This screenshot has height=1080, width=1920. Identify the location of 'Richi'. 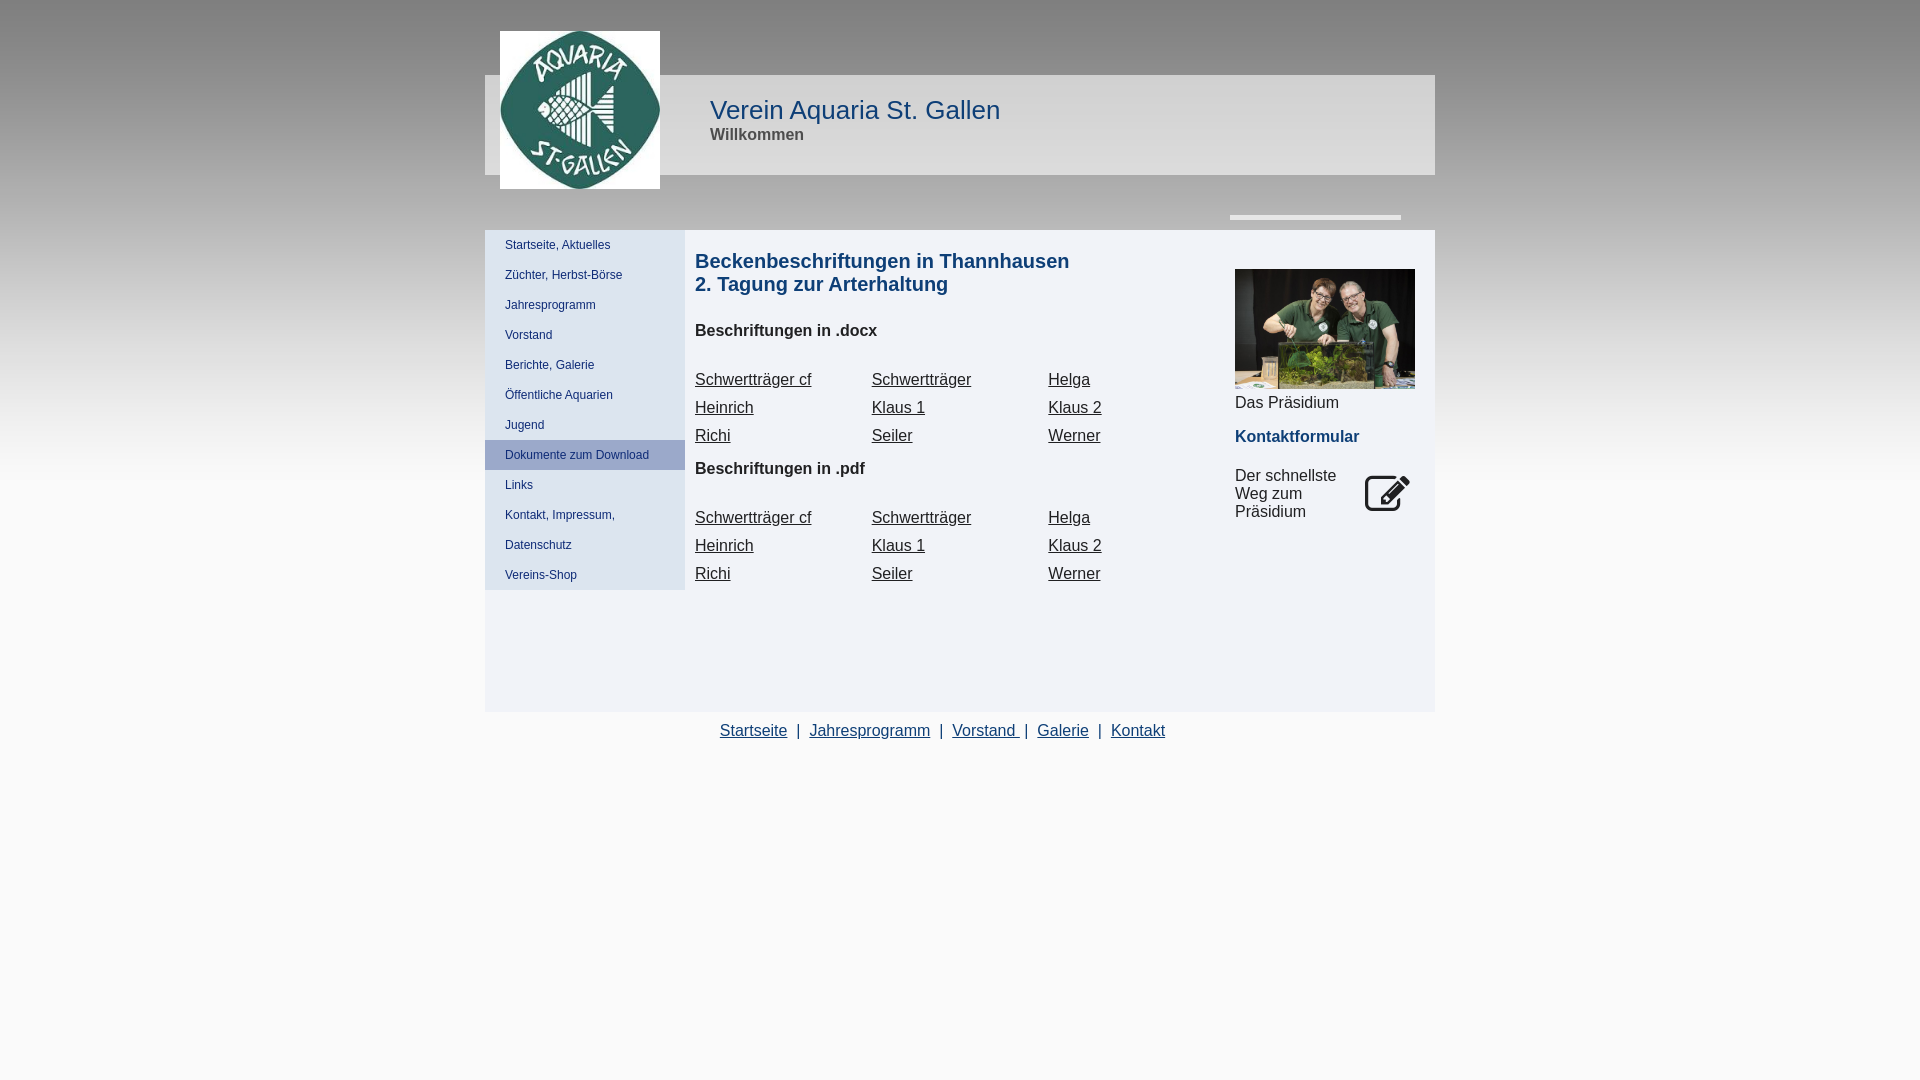
(713, 573).